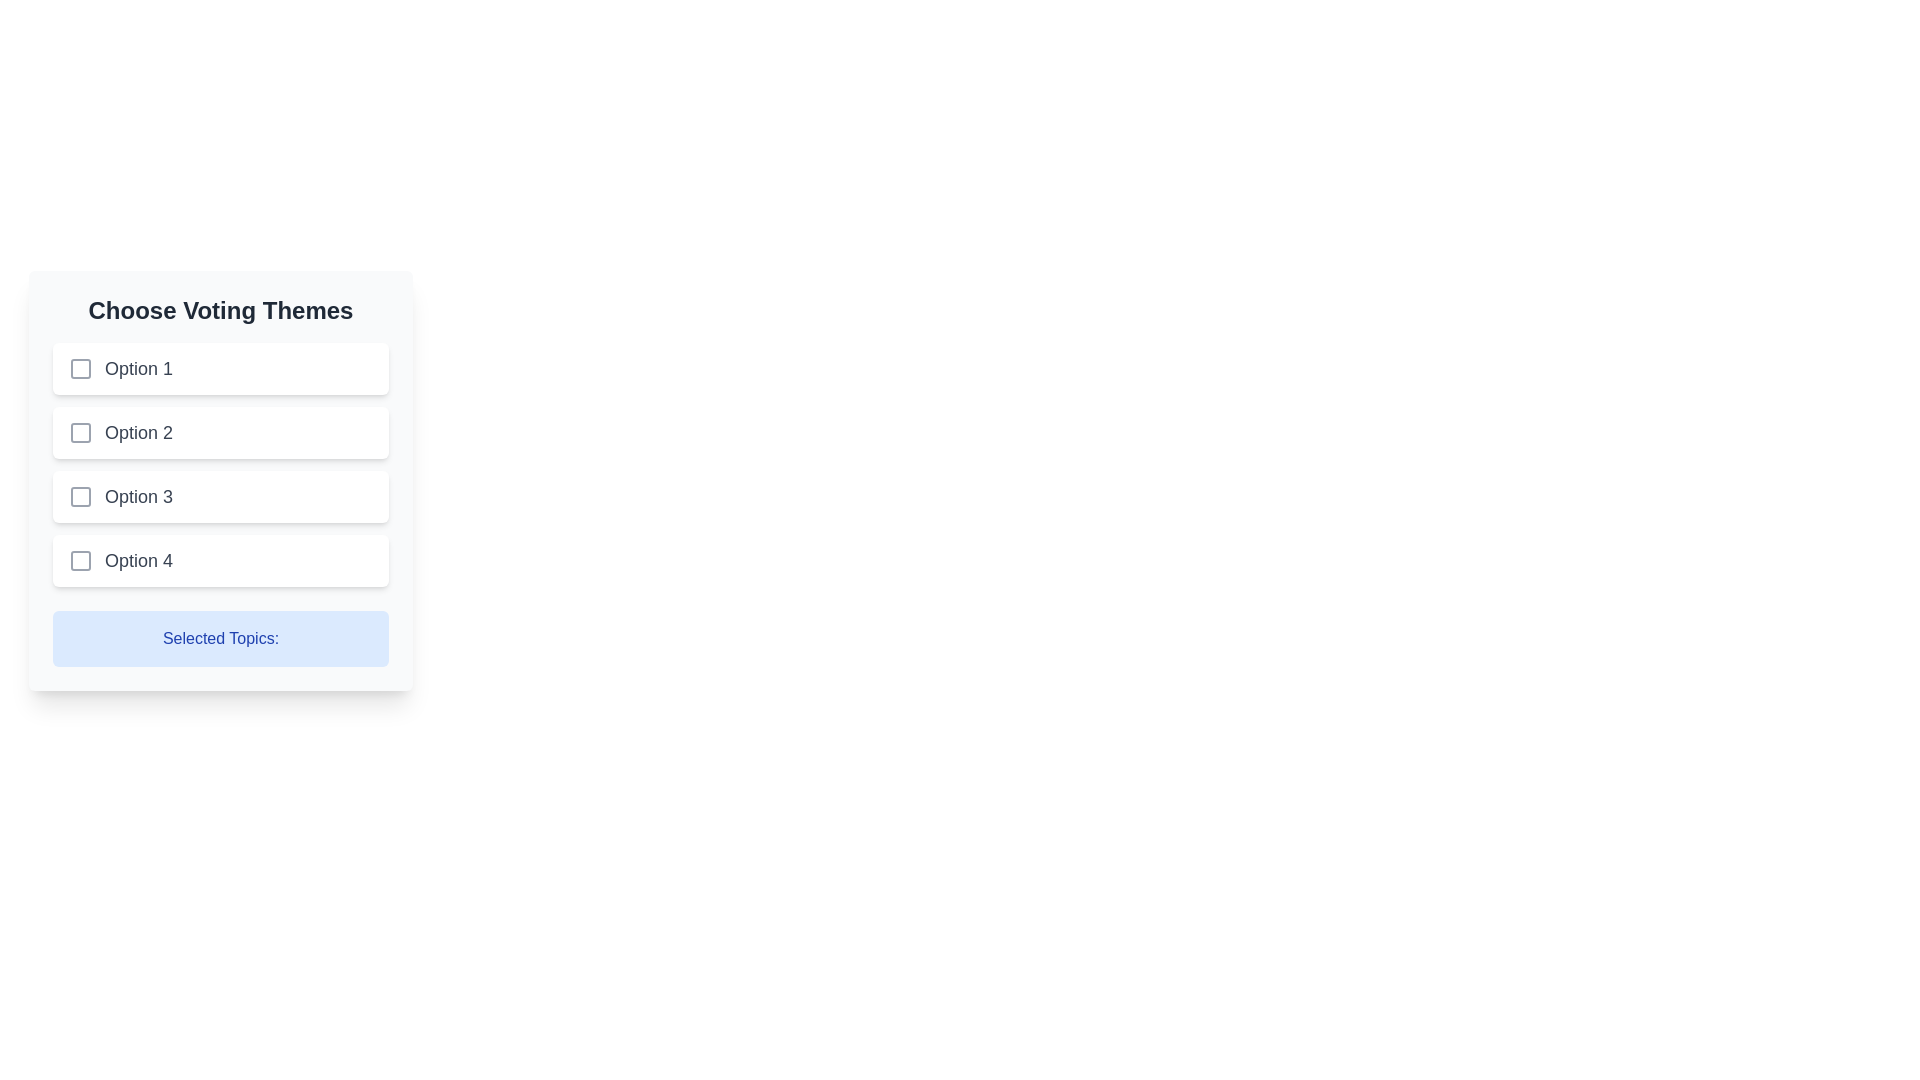  Describe the element at coordinates (138, 560) in the screenshot. I see `the label for the selectable option related to voting themes, located in the fourth position of the 'Choose Voting Themes' list` at that location.